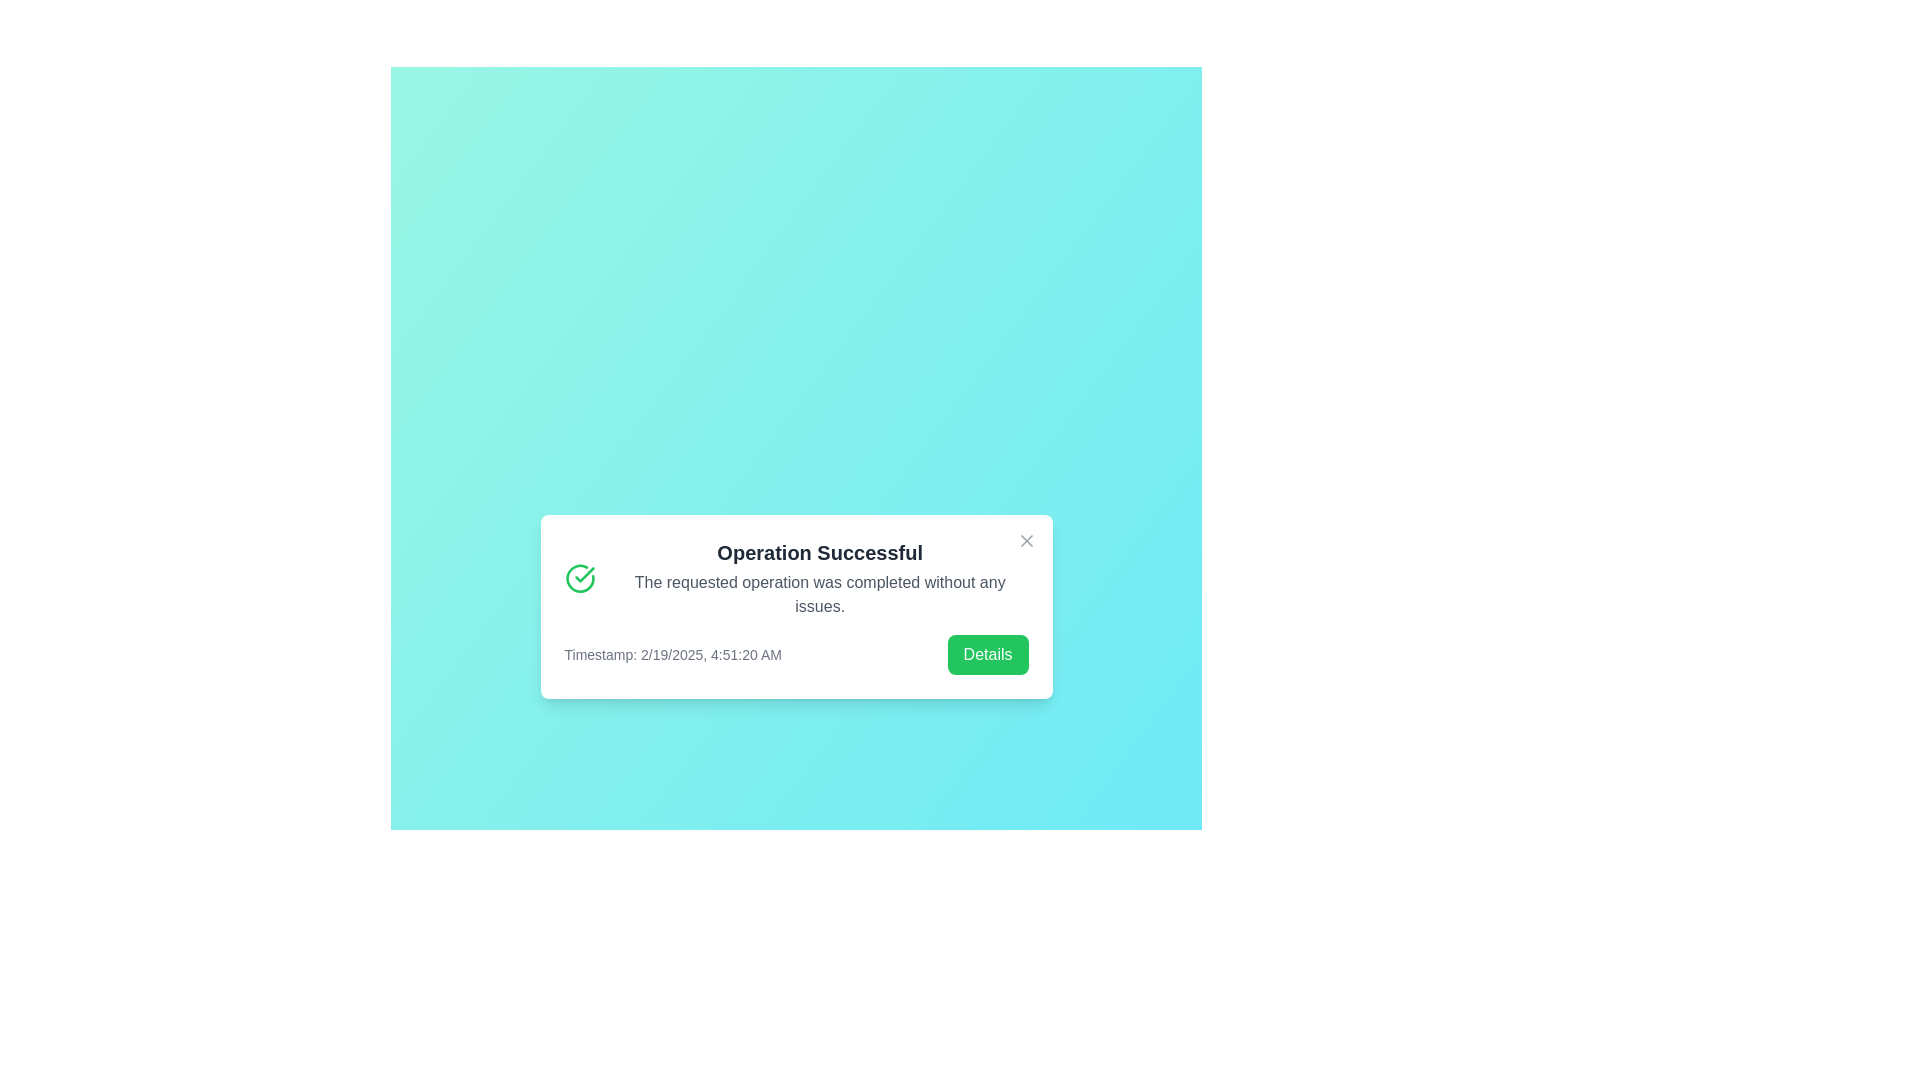 The width and height of the screenshot is (1920, 1080). I want to click on the 'Close' button to dismiss the alert, so click(1026, 540).